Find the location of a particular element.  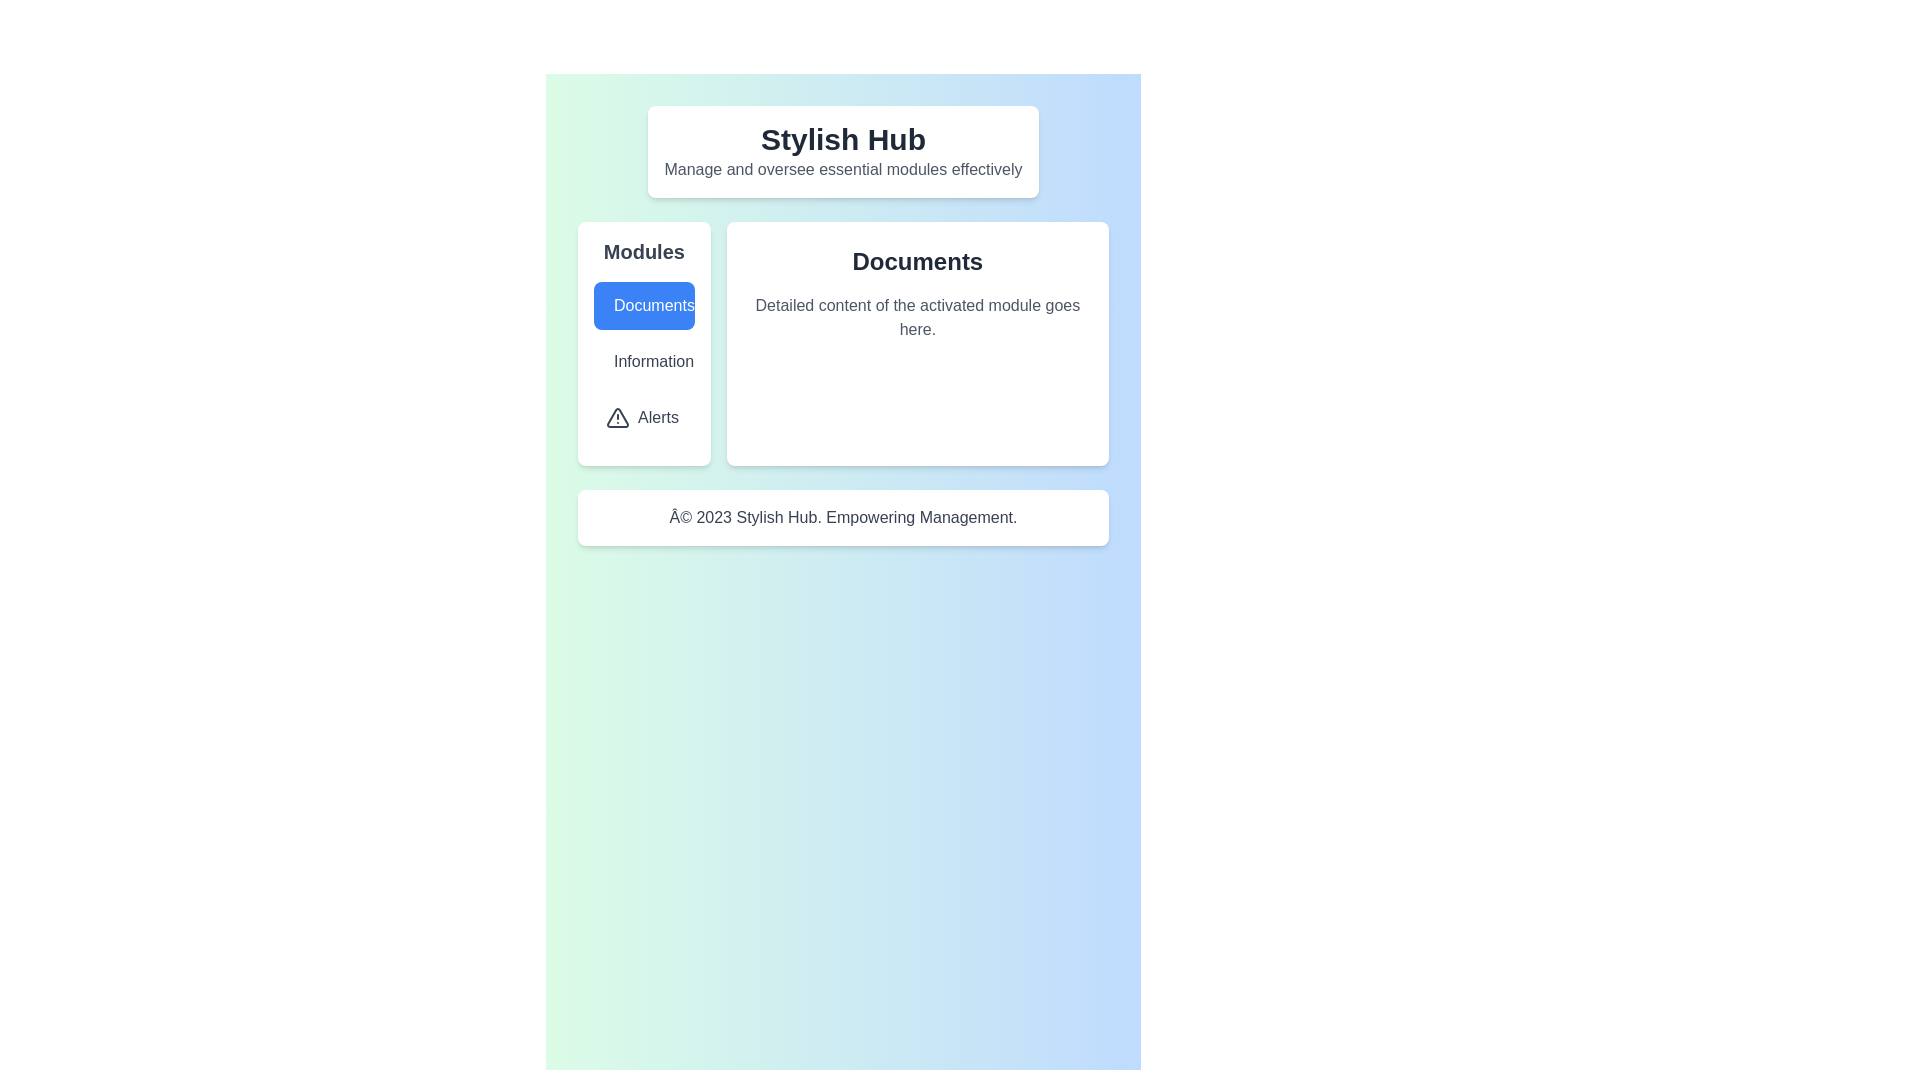

the static text element that reads '© 2023 Stylish Hub. Empowering Management.' located at the bottom center of a rounded white card is located at coordinates (843, 516).